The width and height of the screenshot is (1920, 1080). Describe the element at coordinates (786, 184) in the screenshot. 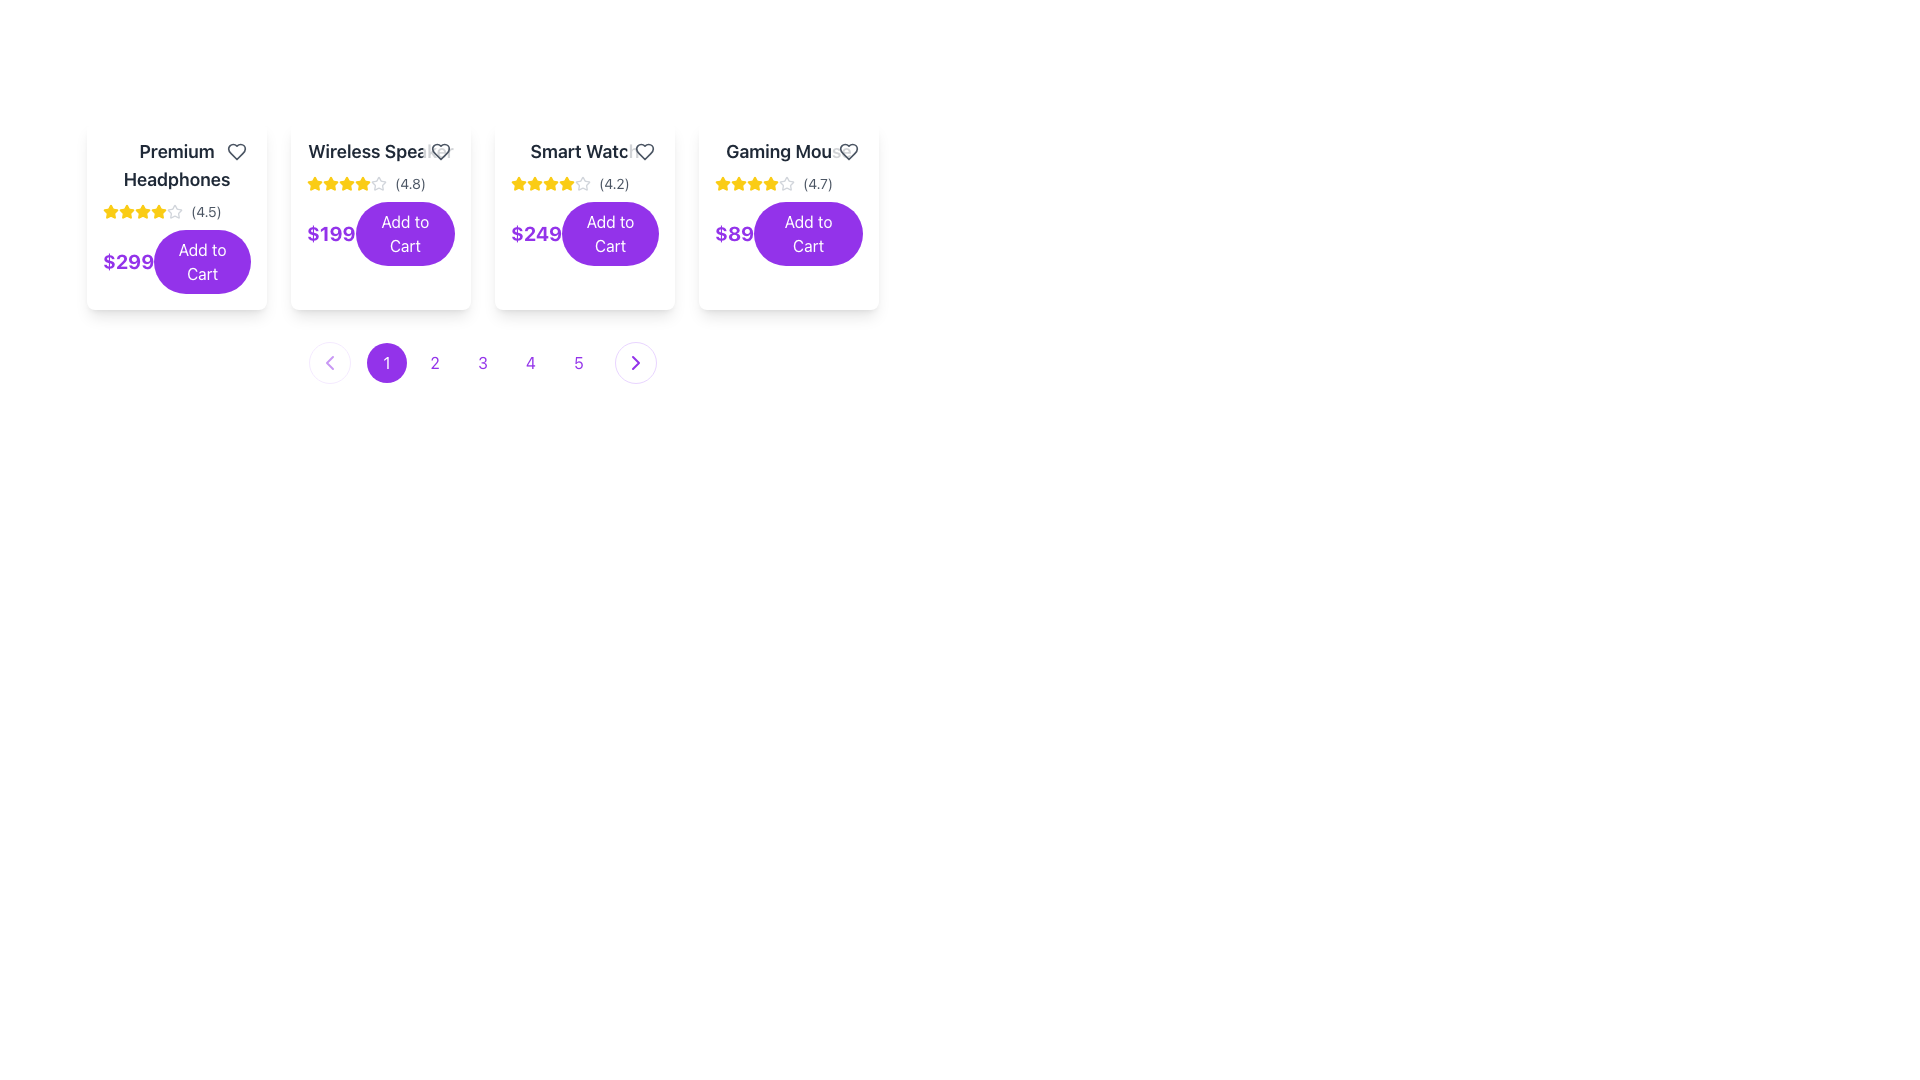

I see `the star icon element, which is the sixth star in a rating group for the 'Gaming Mouse' product, to engage with its neighboring elements` at that location.